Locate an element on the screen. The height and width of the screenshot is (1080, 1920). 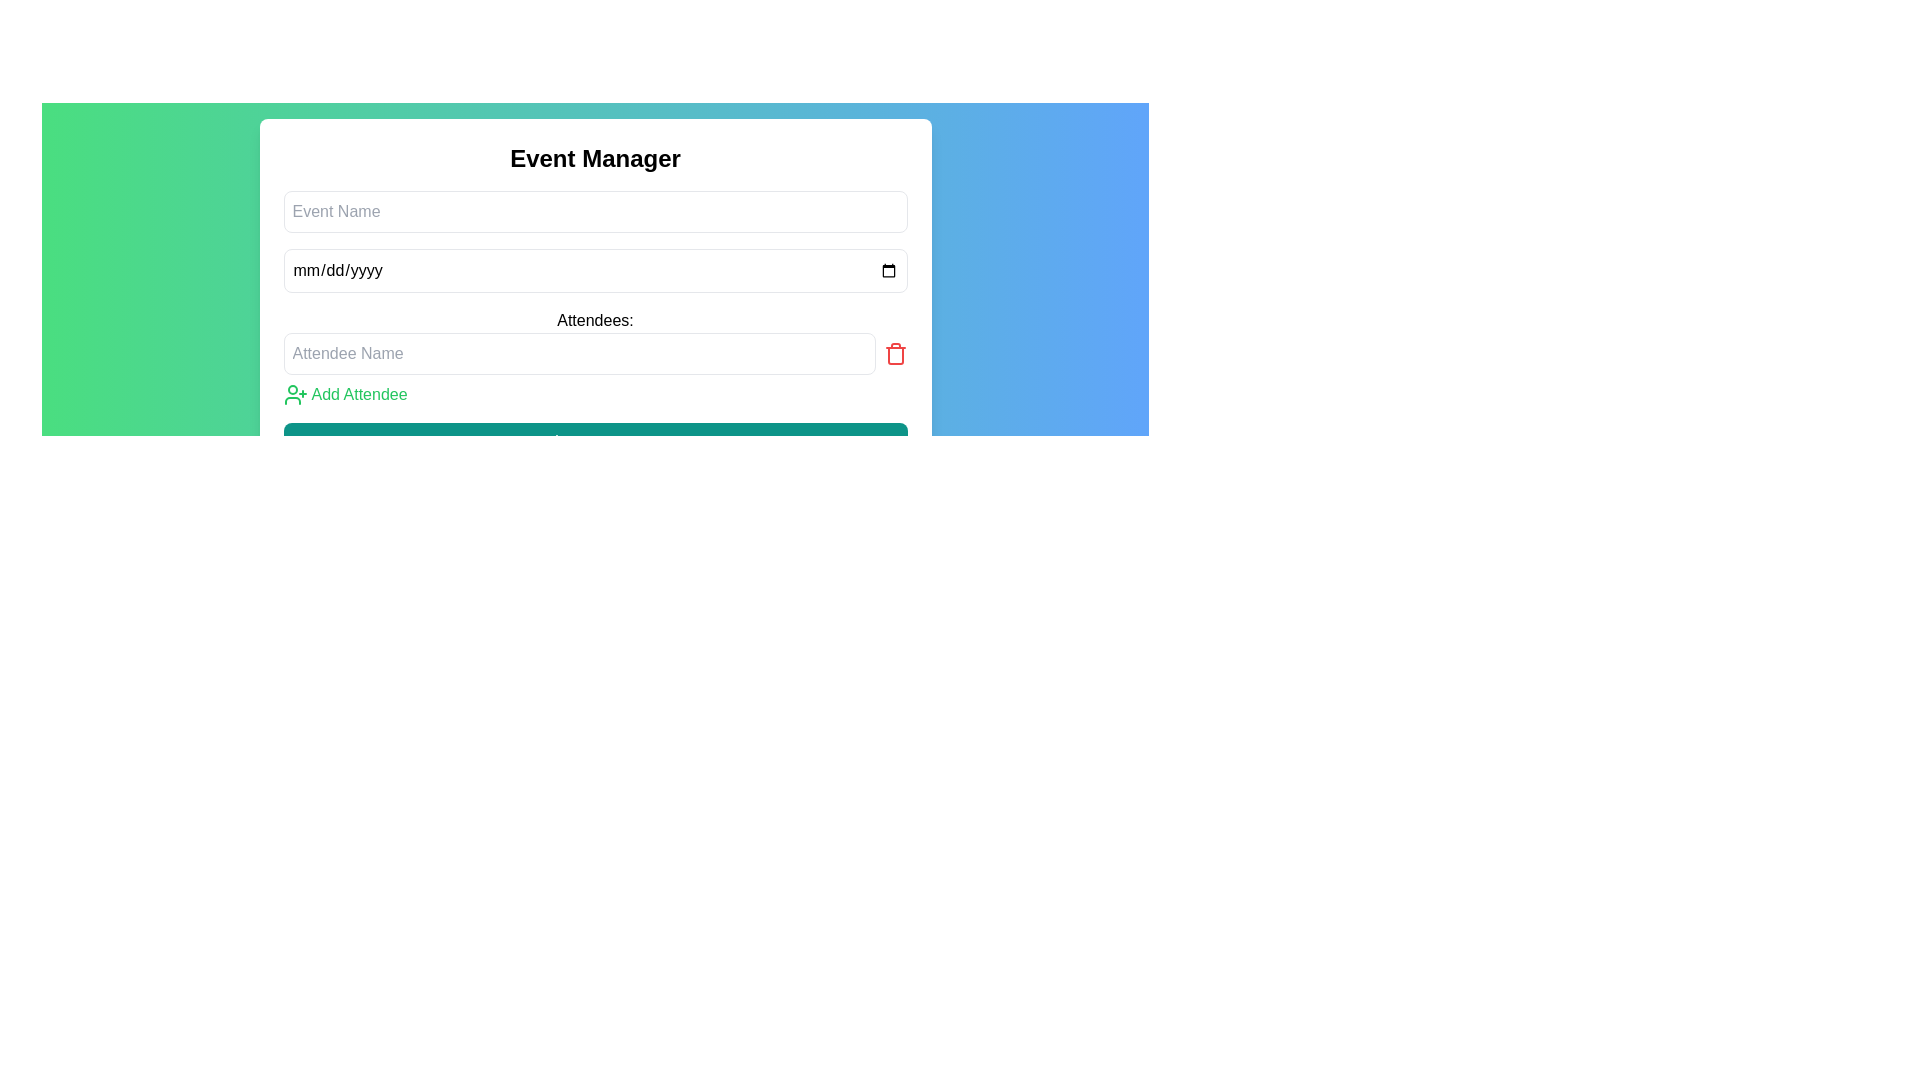
the label text associated with adding an attendee, located below the 'Attendee Name' input field and next to the left 'user plus' icon is located at coordinates (359, 394).